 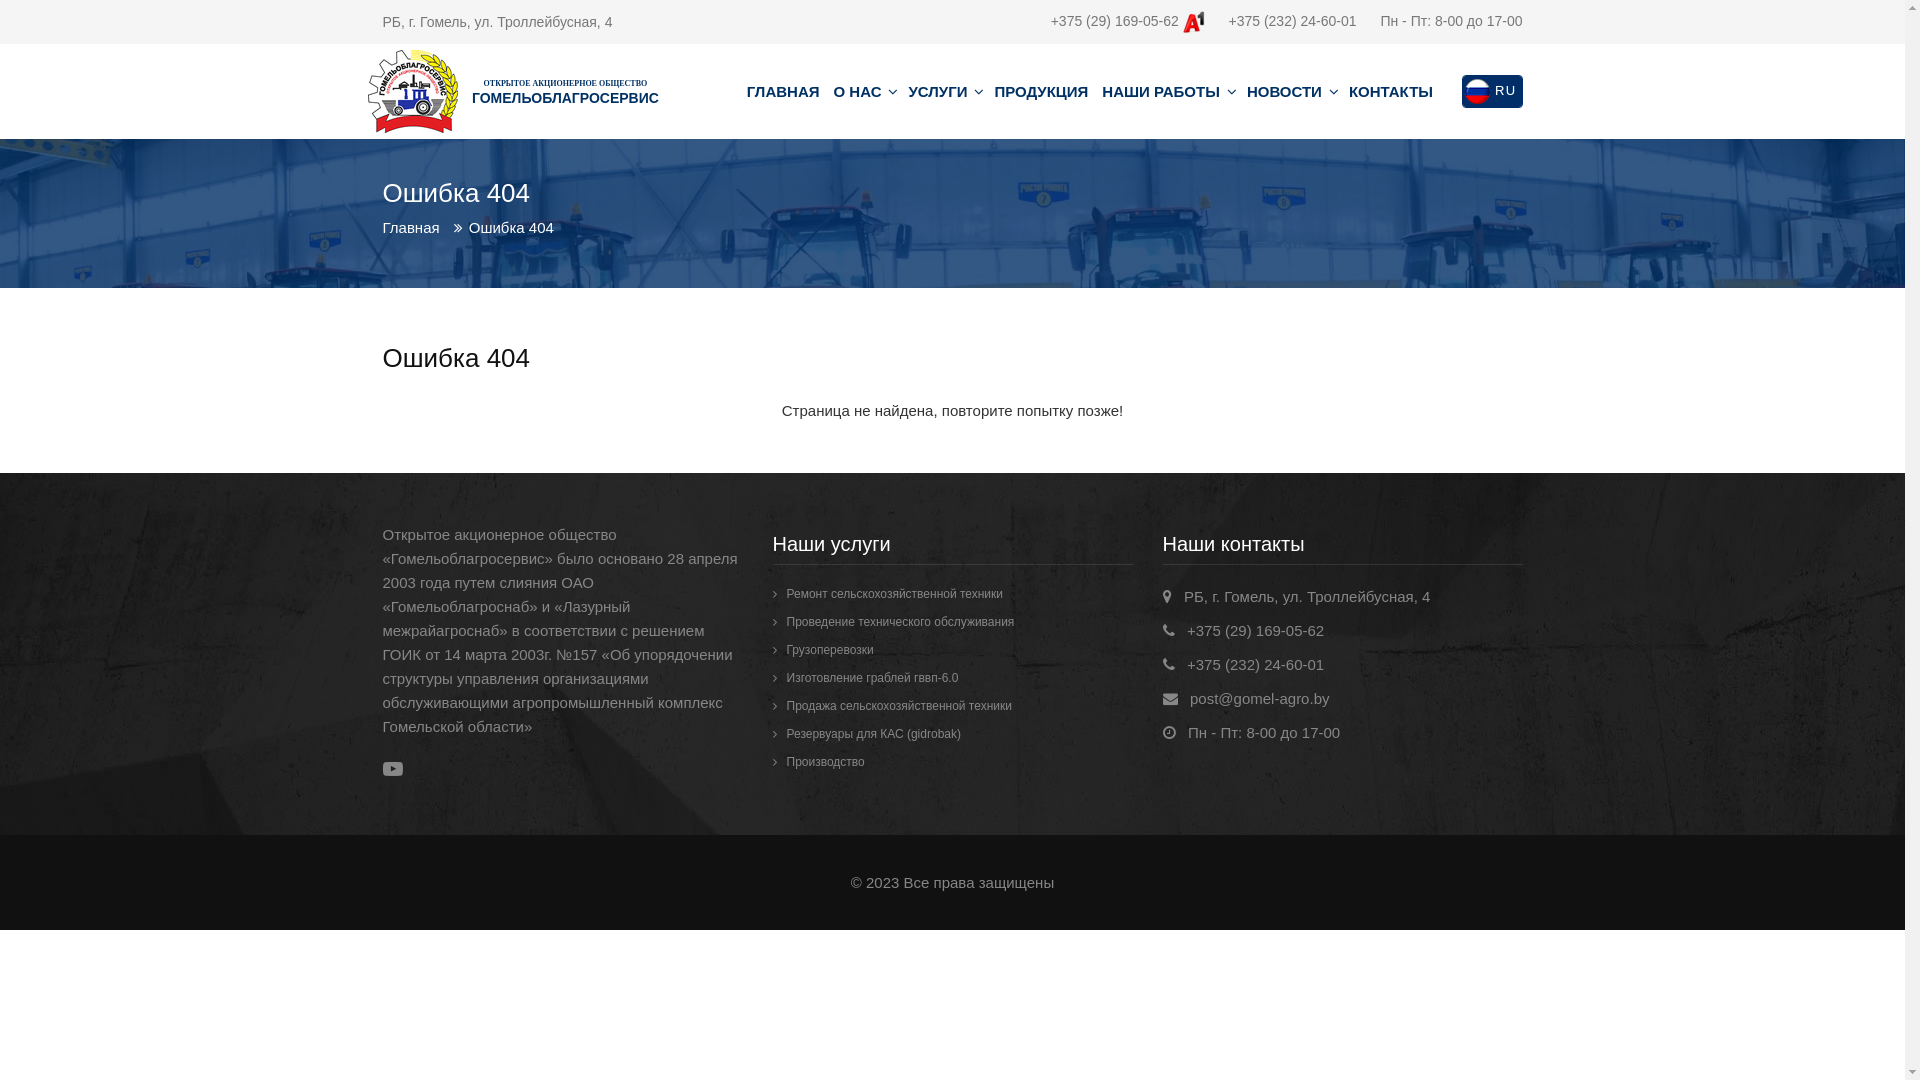 What do you see at coordinates (1291, 20) in the screenshot?
I see `'+375 (232) 24-60-01'` at bounding box center [1291, 20].